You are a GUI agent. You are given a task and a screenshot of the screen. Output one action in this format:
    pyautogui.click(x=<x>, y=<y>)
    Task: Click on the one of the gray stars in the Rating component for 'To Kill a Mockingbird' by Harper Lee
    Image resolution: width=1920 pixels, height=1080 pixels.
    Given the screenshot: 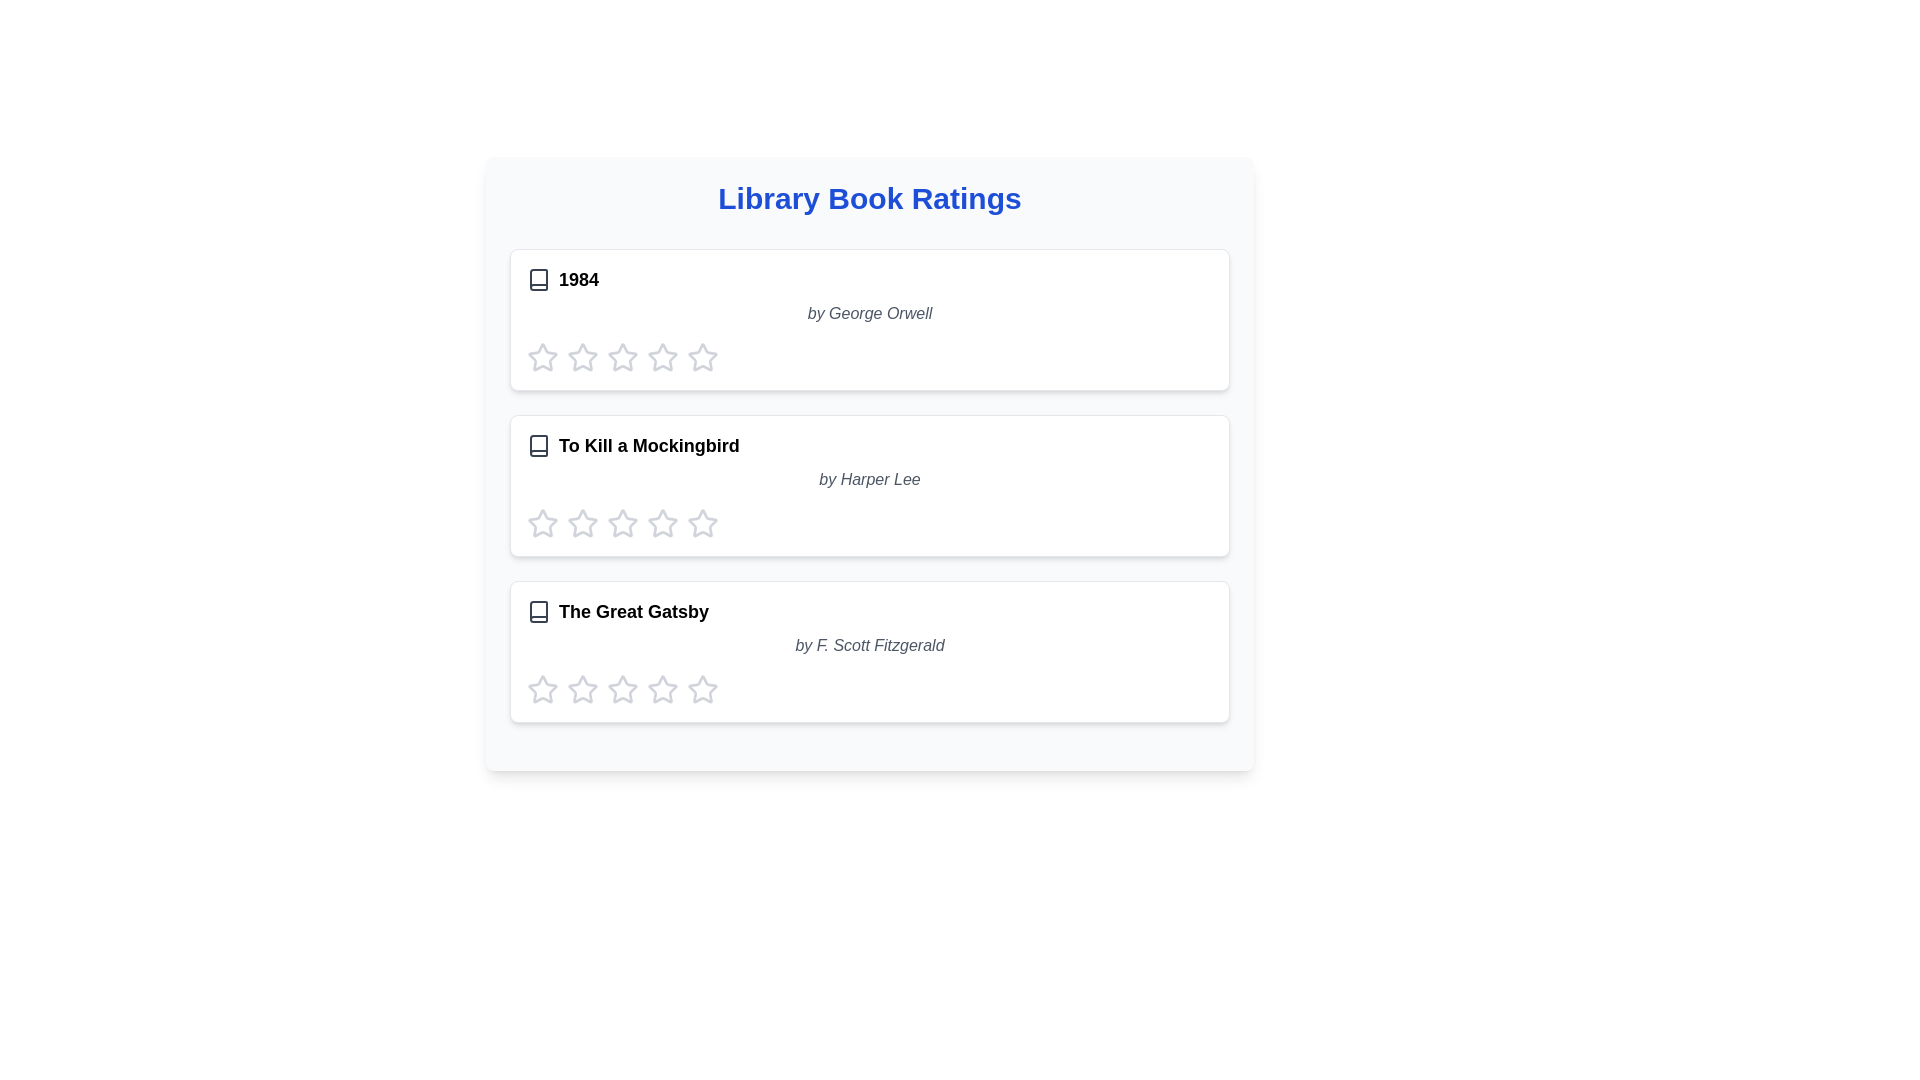 What is the action you would take?
    pyautogui.click(x=869, y=523)
    